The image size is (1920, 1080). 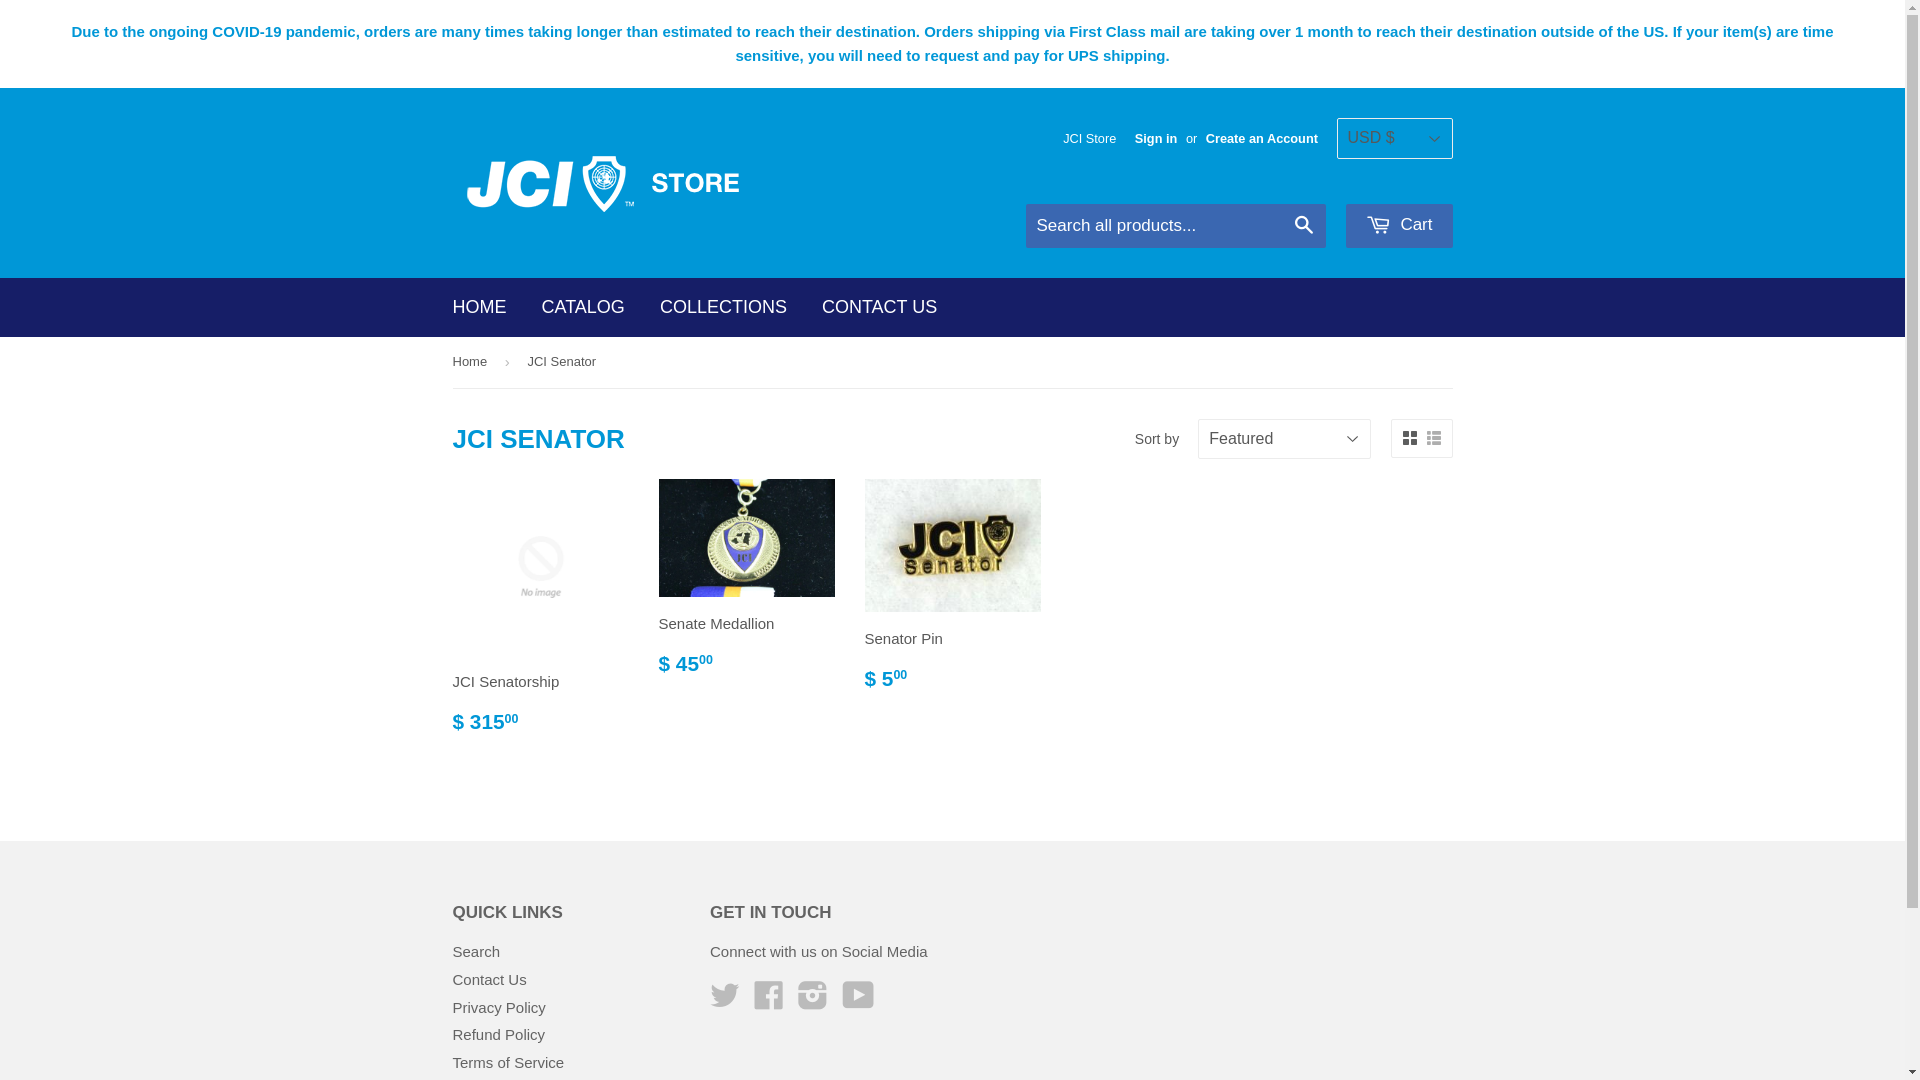 I want to click on 'Senator Pin, so click(x=950, y=592).